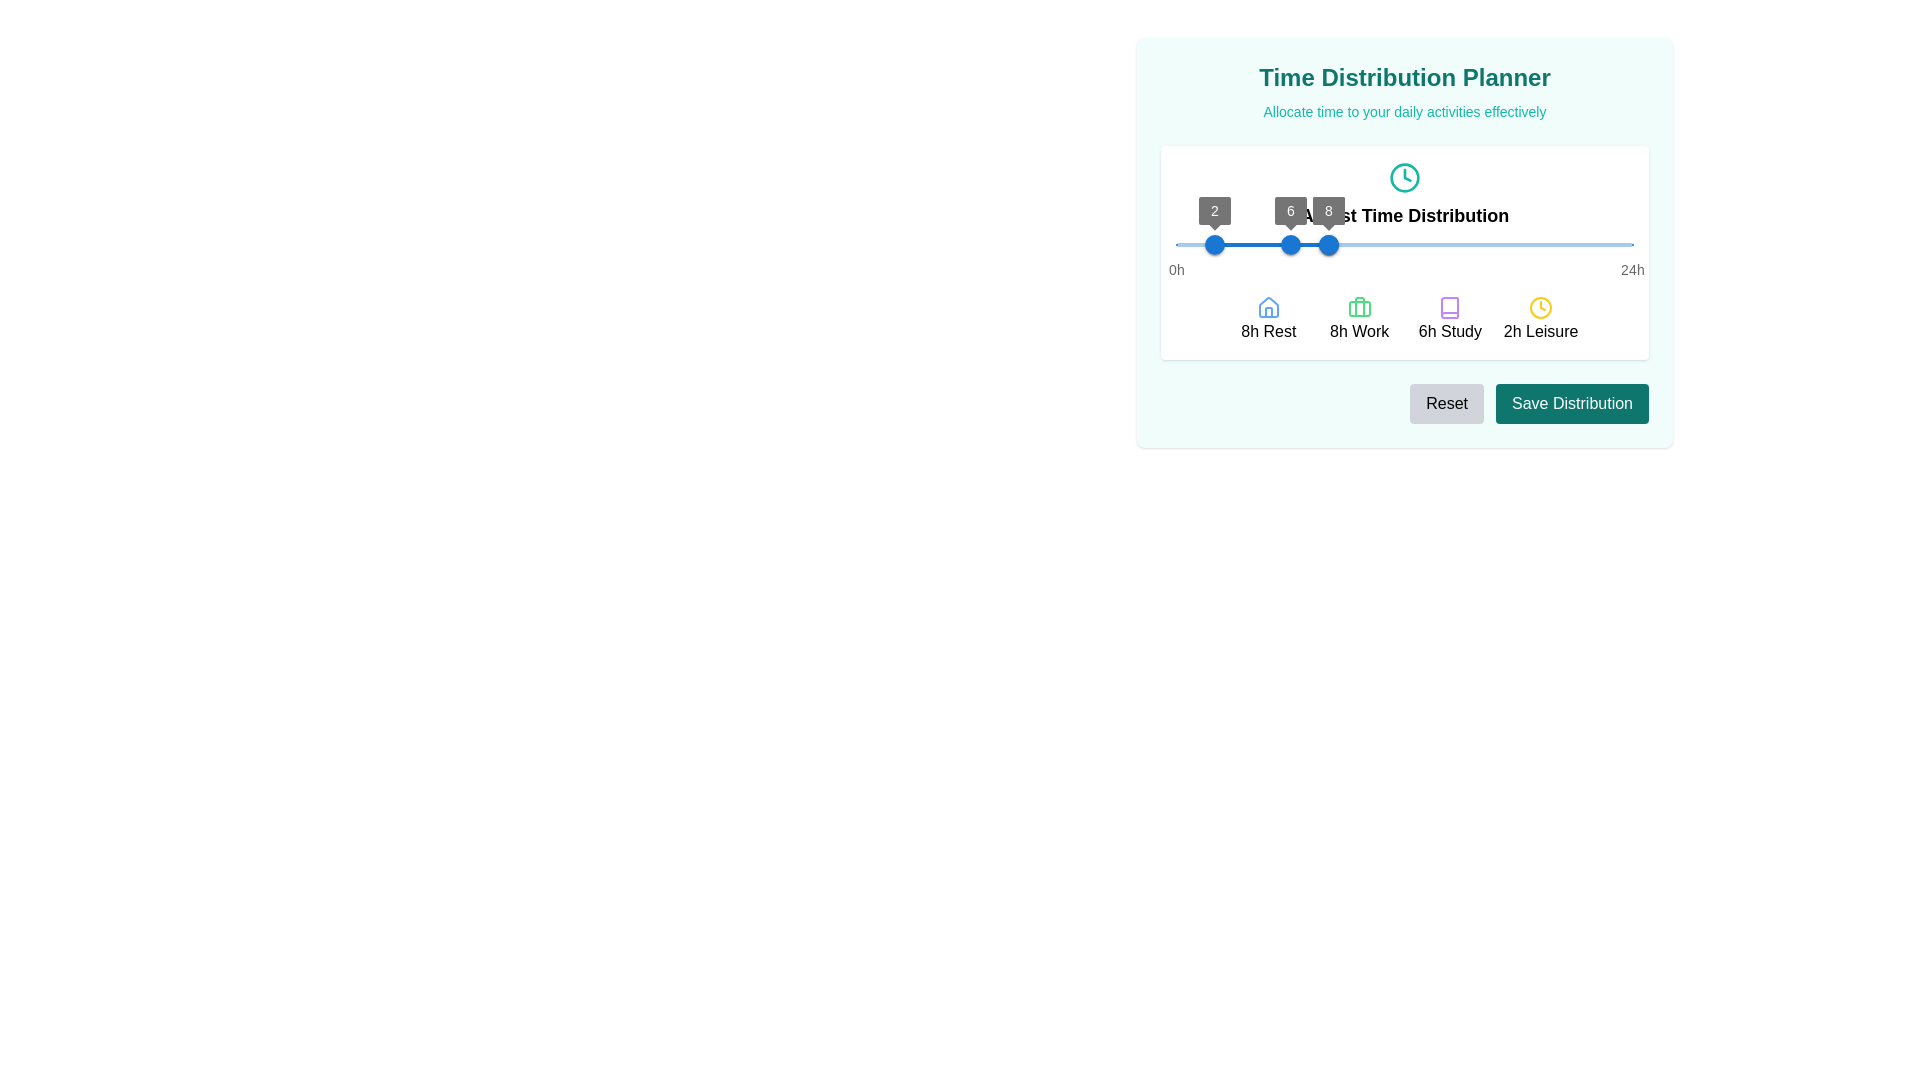 The width and height of the screenshot is (1920, 1080). What do you see at coordinates (1404, 176) in the screenshot?
I see `the teal circular clock icon with minimalistic design, positioned above the 'Adjust Time Distribution' text, by moving the cursor to its center point` at bounding box center [1404, 176].